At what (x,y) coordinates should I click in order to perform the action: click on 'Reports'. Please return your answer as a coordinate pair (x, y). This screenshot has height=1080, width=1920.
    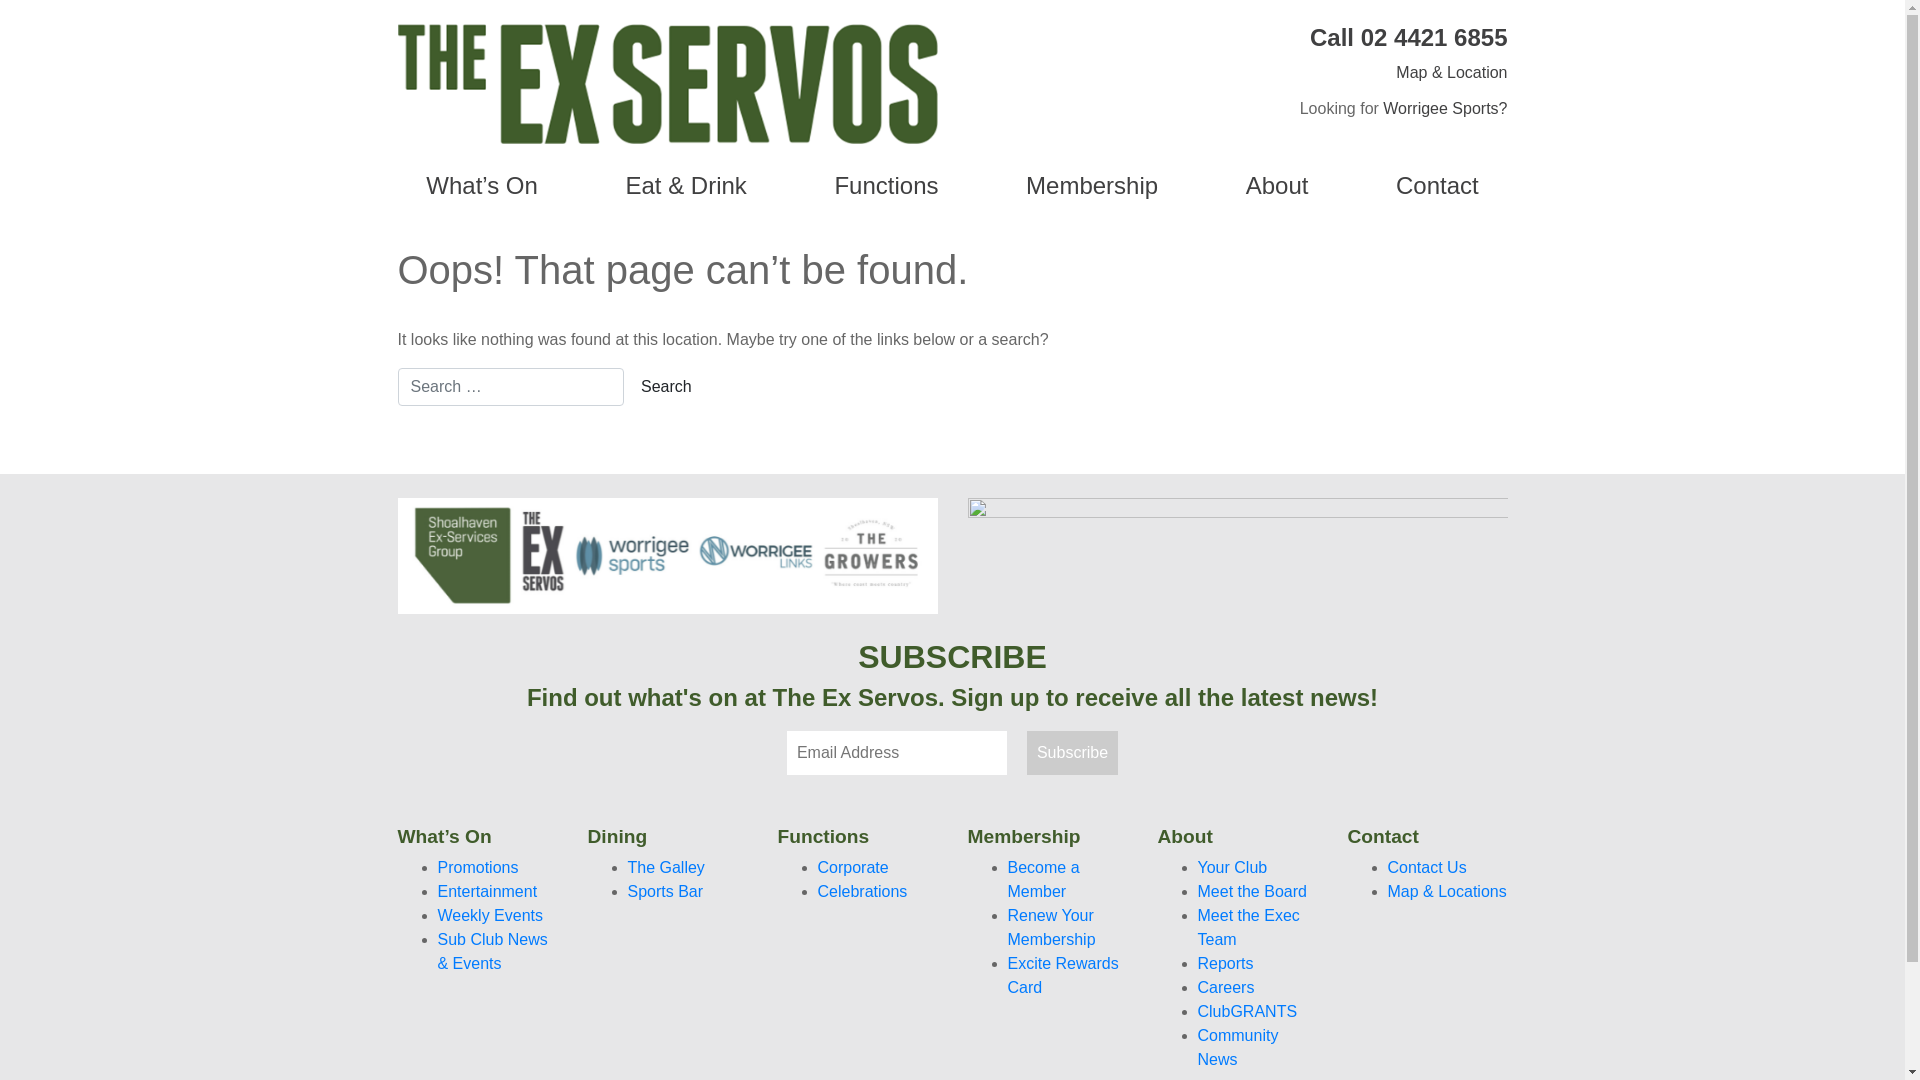
    Looking at the image, I should click on (1224, 962).